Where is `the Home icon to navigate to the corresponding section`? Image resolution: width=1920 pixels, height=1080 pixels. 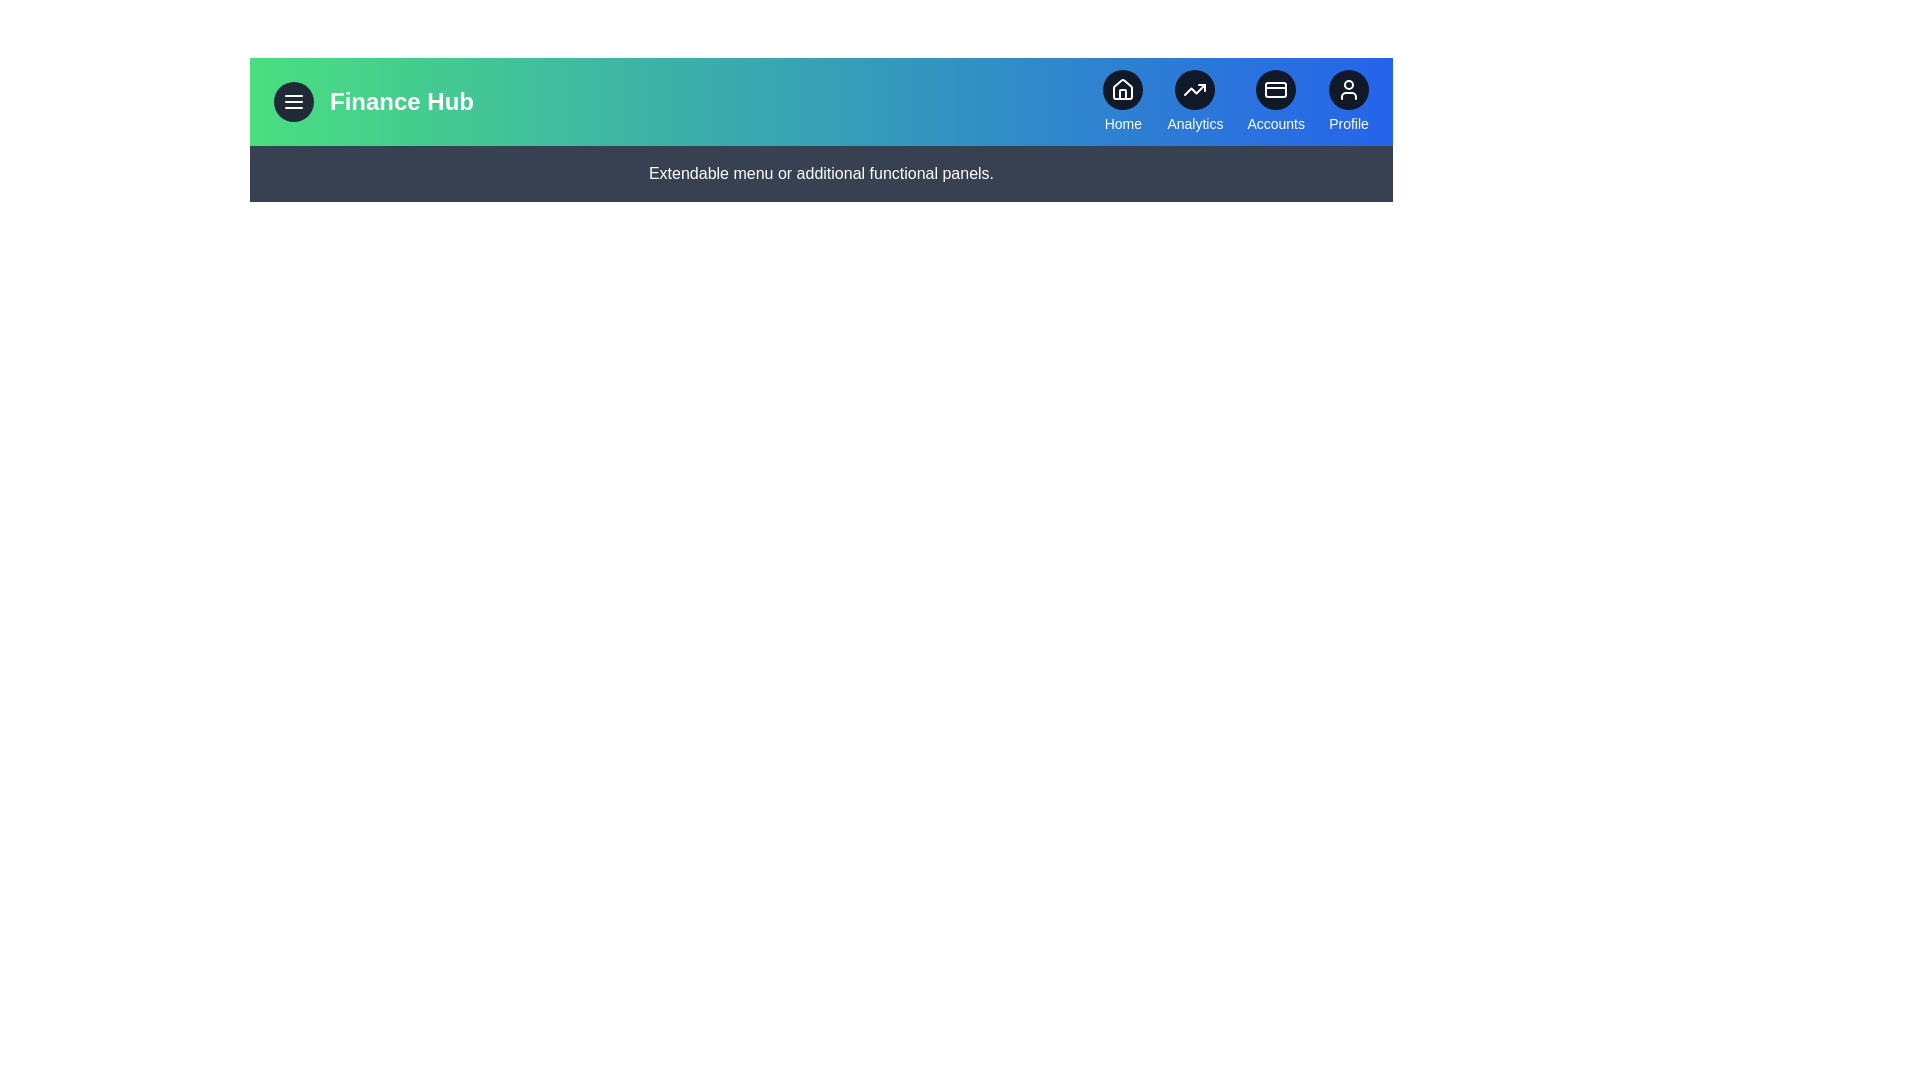 the Home icon to navigate to the corresponding section is located at coordinates (1123, 88).